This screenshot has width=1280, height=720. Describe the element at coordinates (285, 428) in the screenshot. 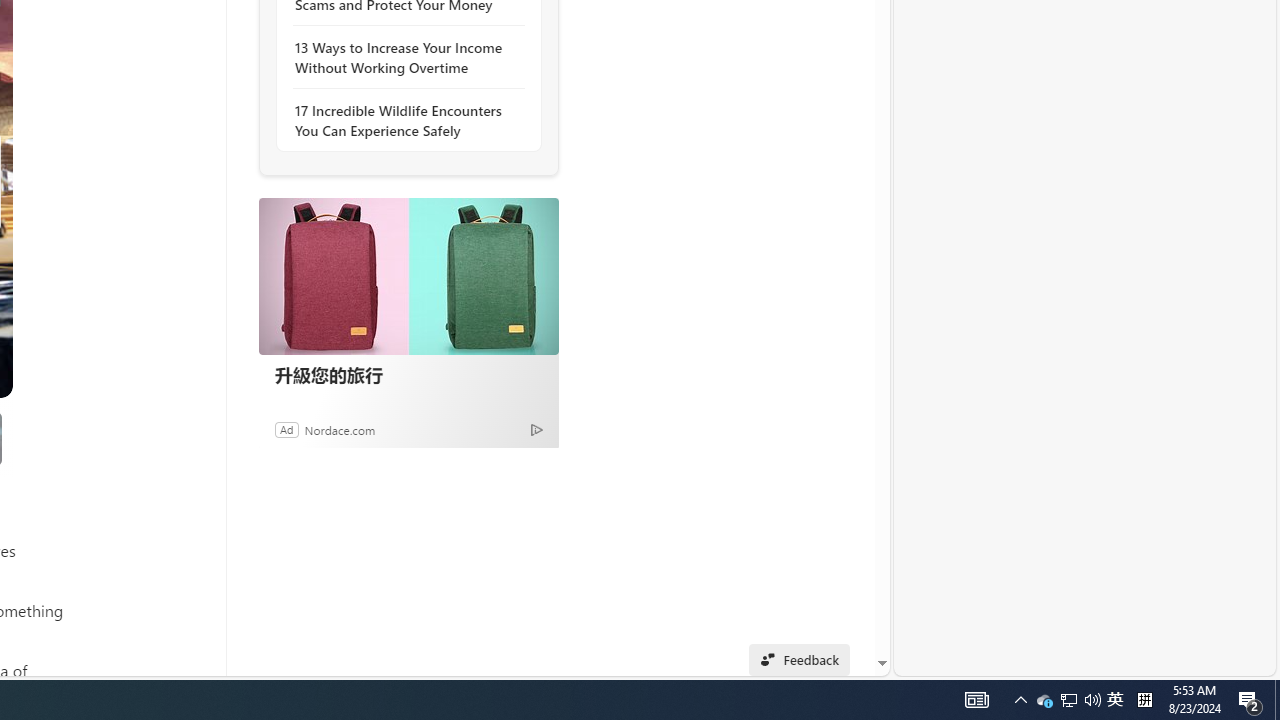

I see `'Ad'` at that location.